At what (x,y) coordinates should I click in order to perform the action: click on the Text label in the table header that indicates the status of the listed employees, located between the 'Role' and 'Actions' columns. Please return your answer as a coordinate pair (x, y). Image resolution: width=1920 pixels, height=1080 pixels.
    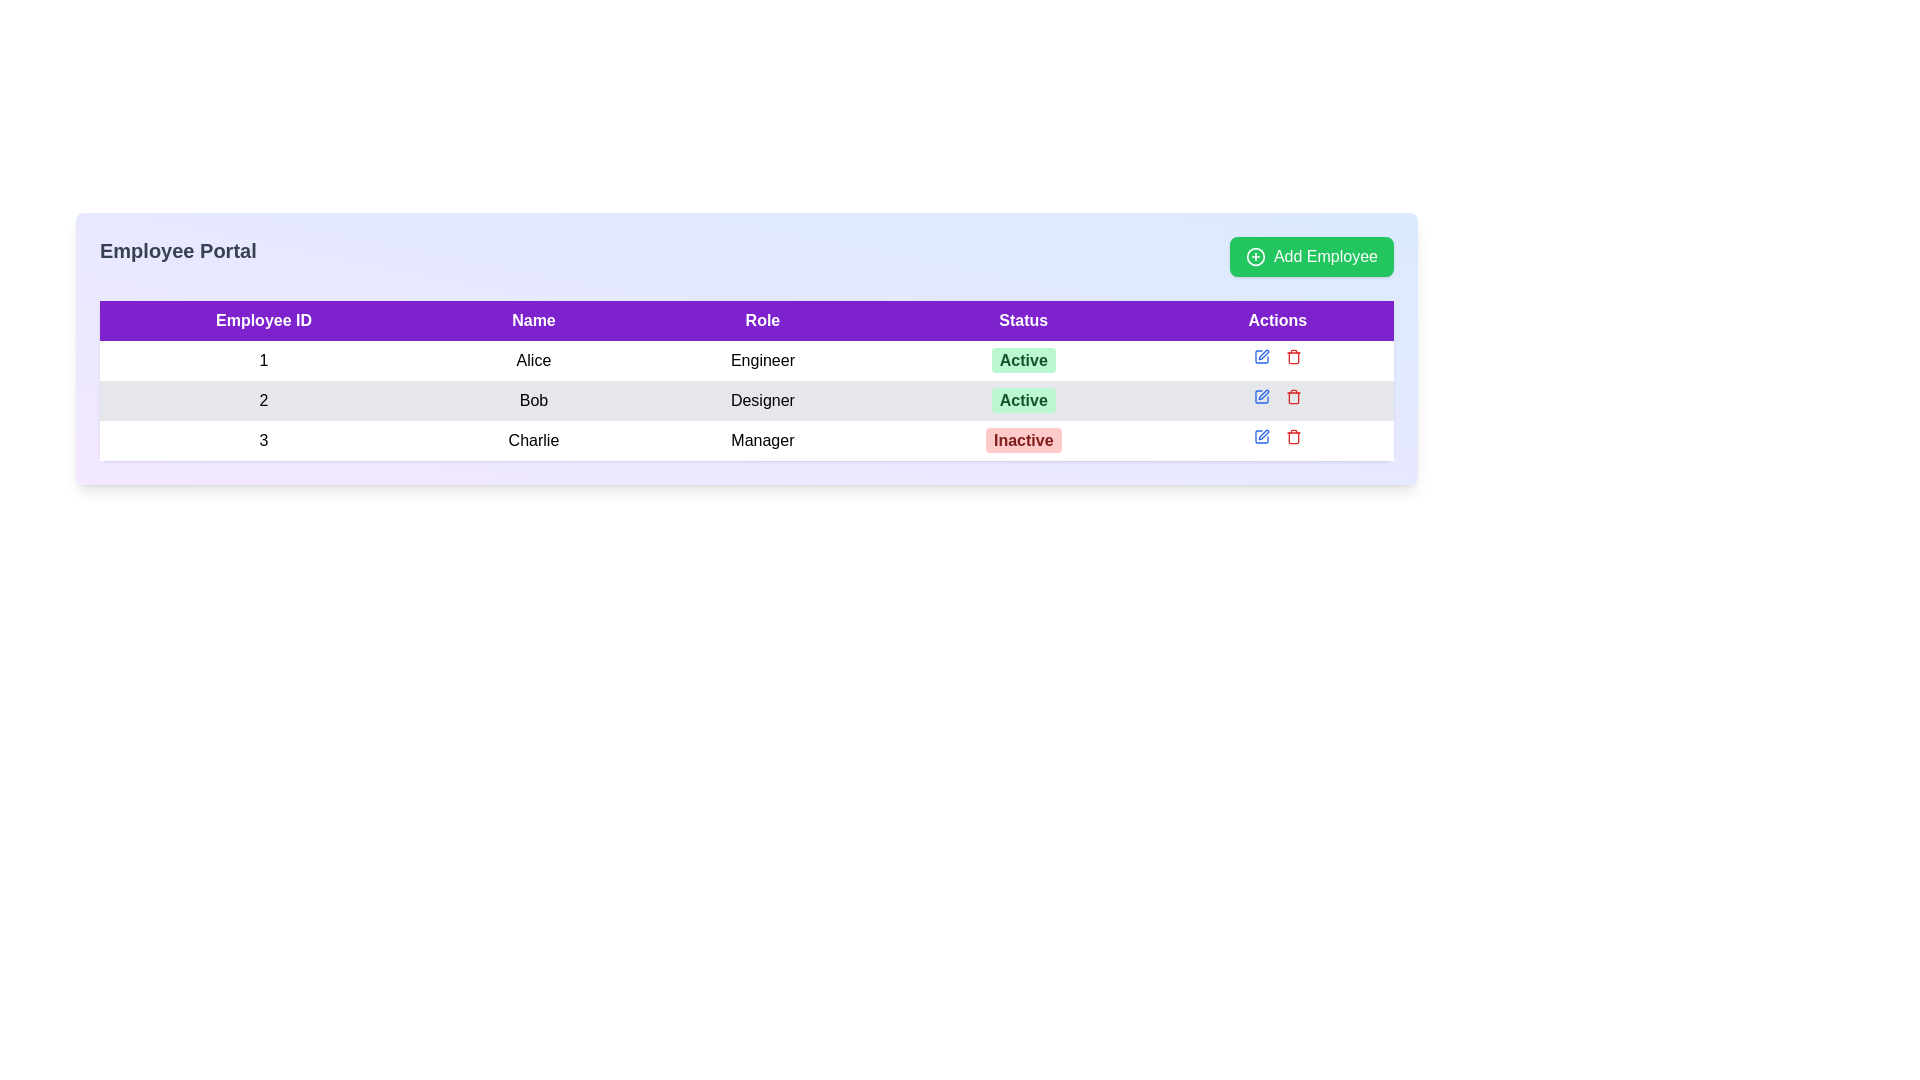
    Looking at the image, I should click on (1023, 319).